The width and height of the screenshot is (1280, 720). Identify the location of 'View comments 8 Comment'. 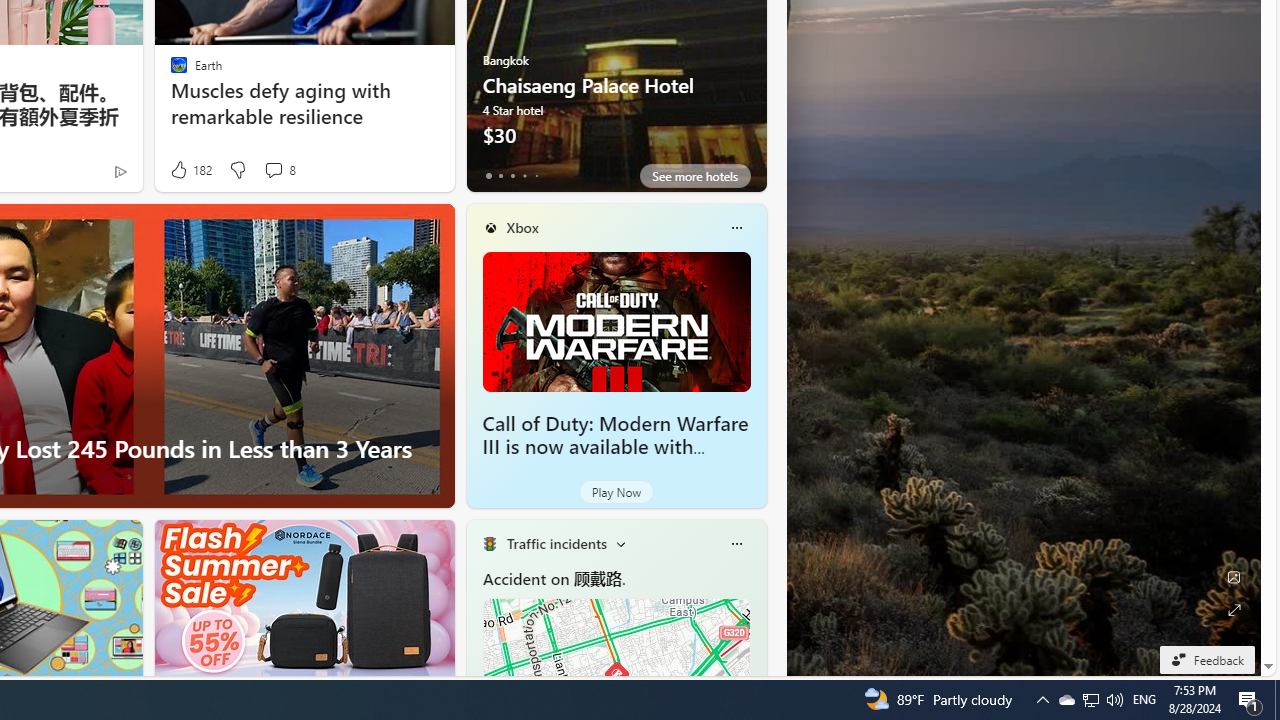
(272, 168).